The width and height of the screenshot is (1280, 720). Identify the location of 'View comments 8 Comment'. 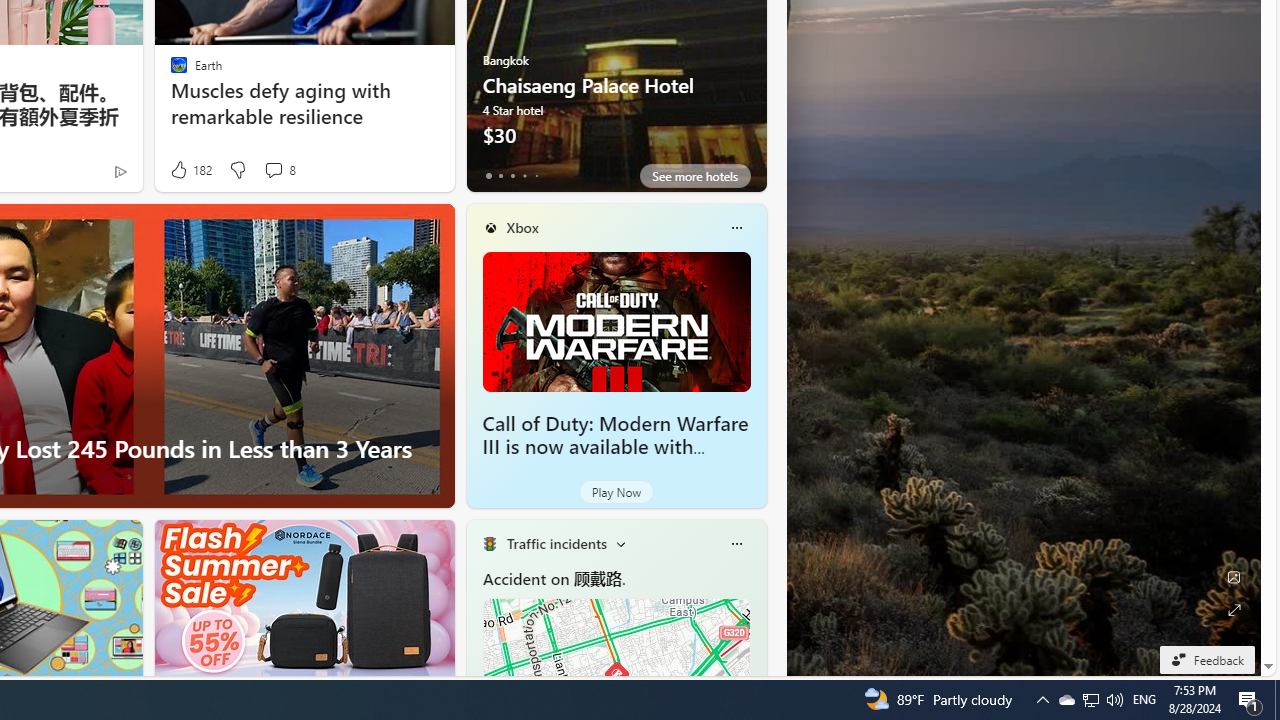
(272, 168).